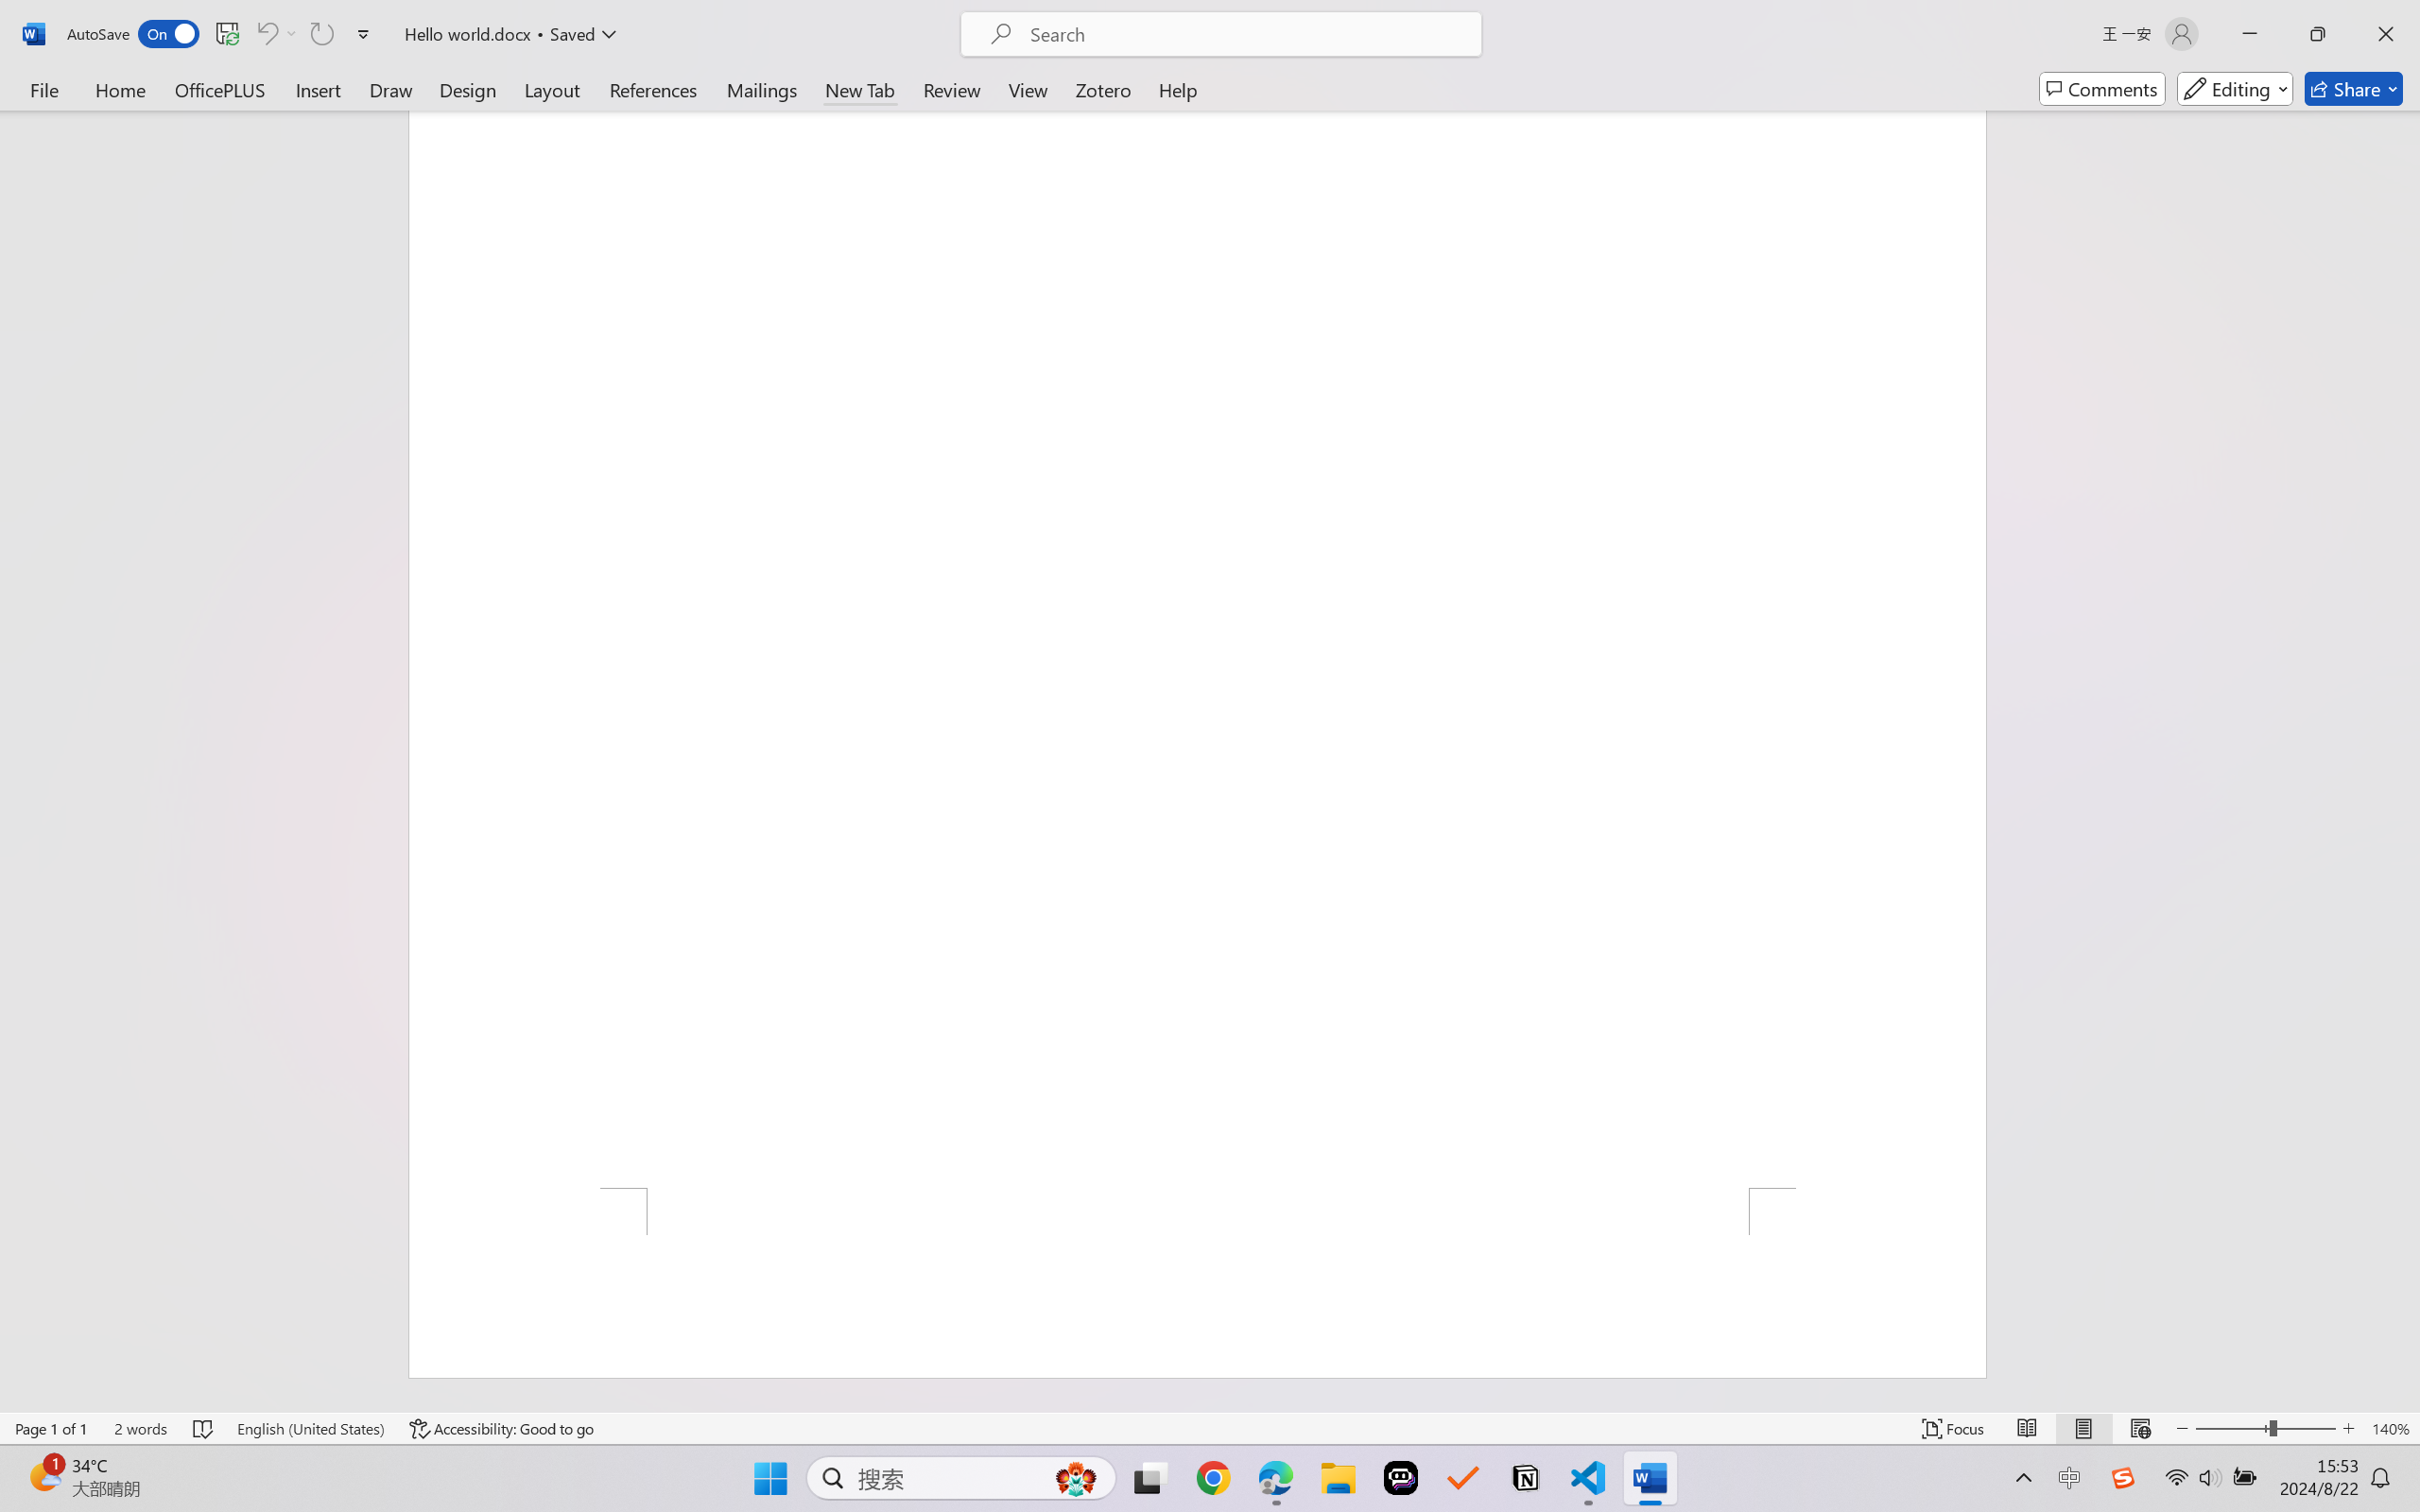  What do you see at coordinates (2139, 1428) in the screenshot?
I see `'Web Layout'` at bounding box center [2139, 1428].